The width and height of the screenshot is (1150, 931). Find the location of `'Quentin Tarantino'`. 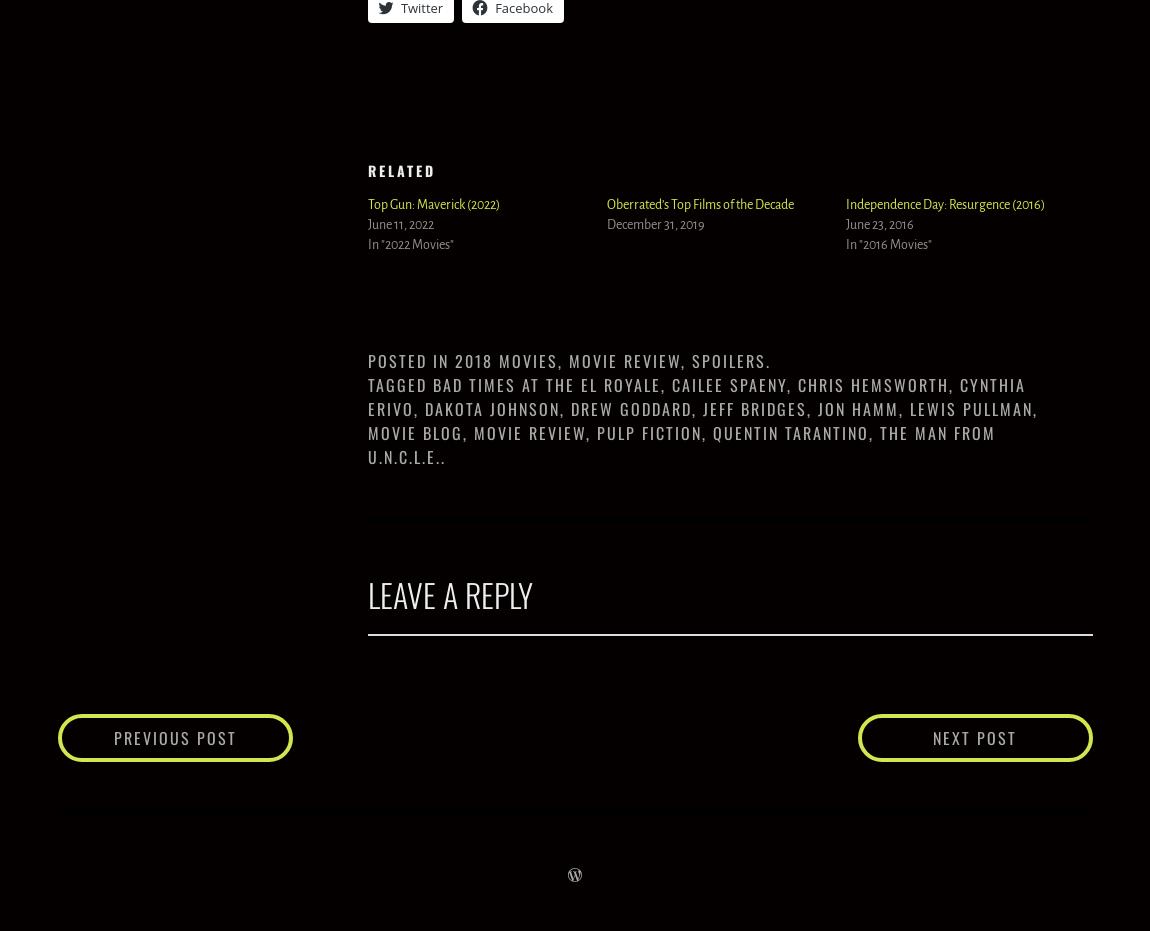

'Quentin Tarantino' is located at coordinates (789, 430).